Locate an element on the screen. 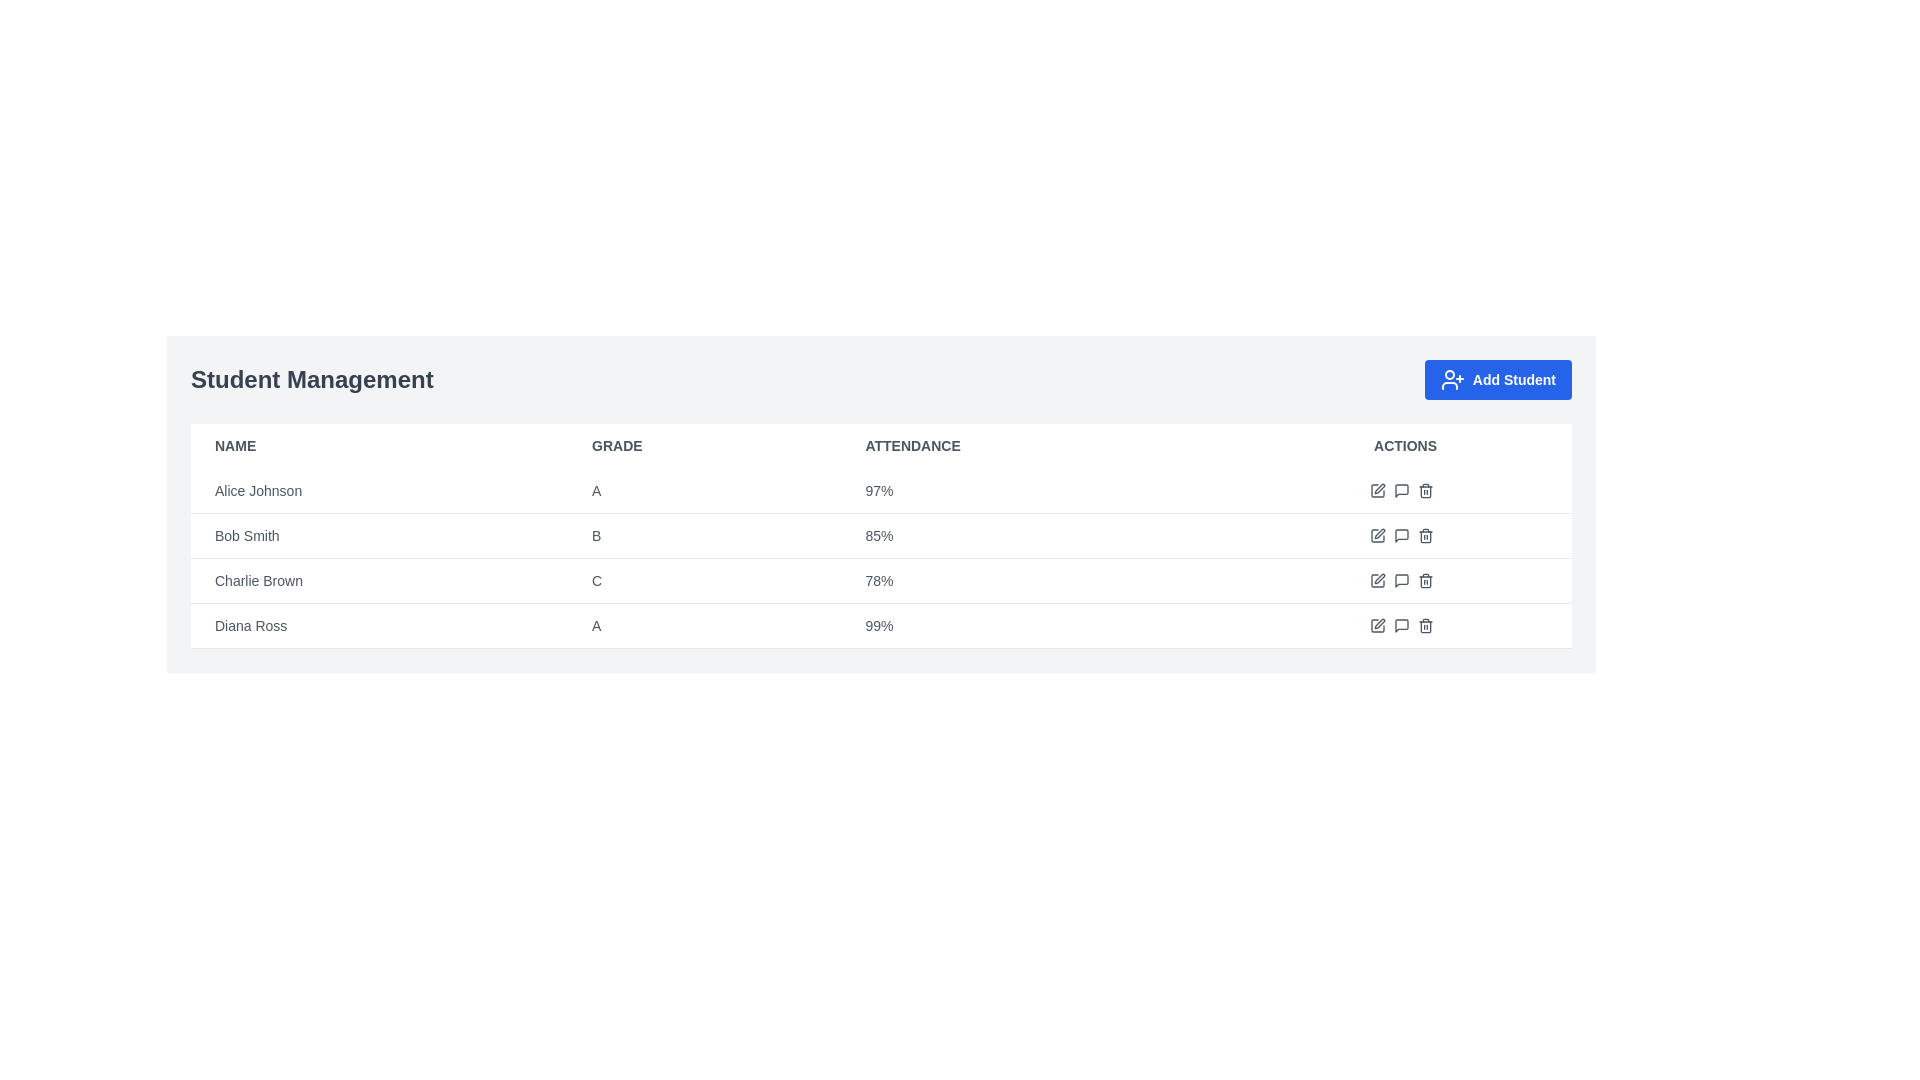 This screenshot has width=1920, height=1080. the flag icon button located in the 'Actions' column for 'Bob Smith' is located at coordinates (1404, 535).